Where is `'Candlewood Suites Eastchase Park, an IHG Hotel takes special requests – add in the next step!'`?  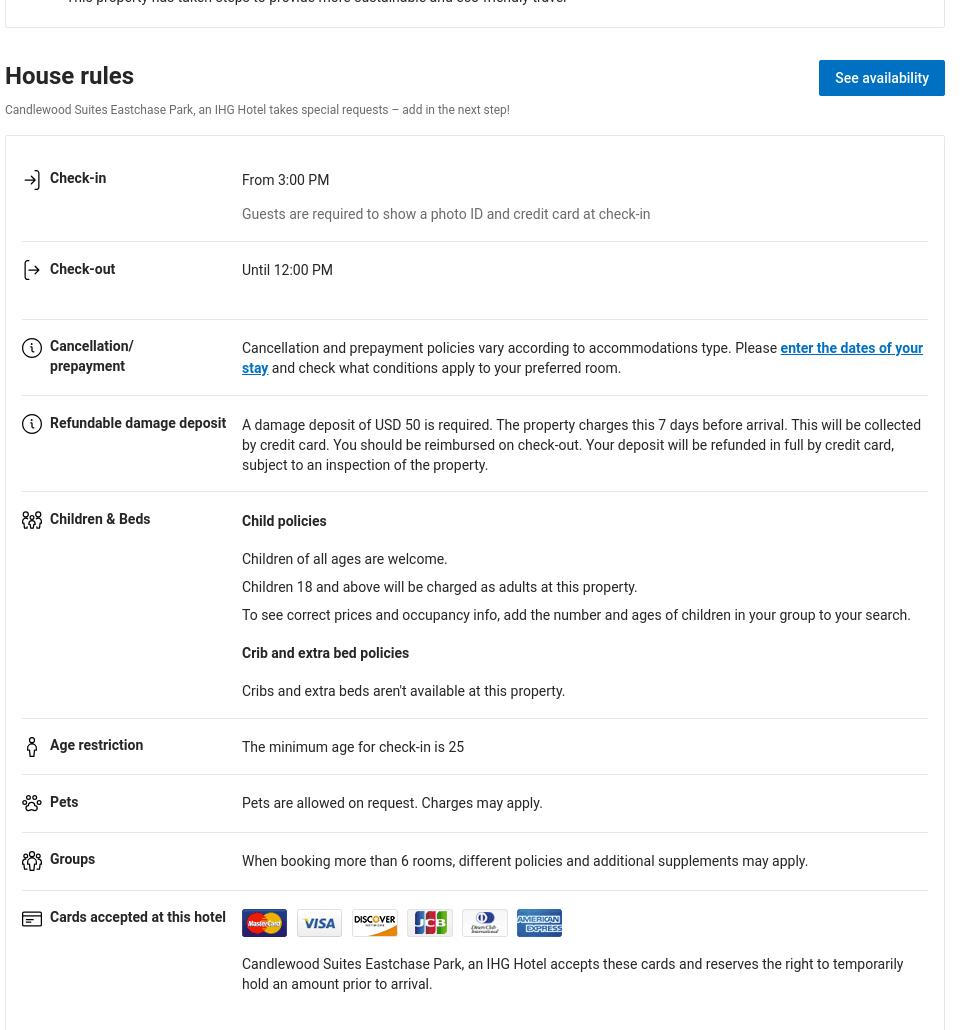
'Candlewood Suites Eastchase Park, an IHG Hotel takes special requests – add in the next step!' is located at coordinates (255, 107).